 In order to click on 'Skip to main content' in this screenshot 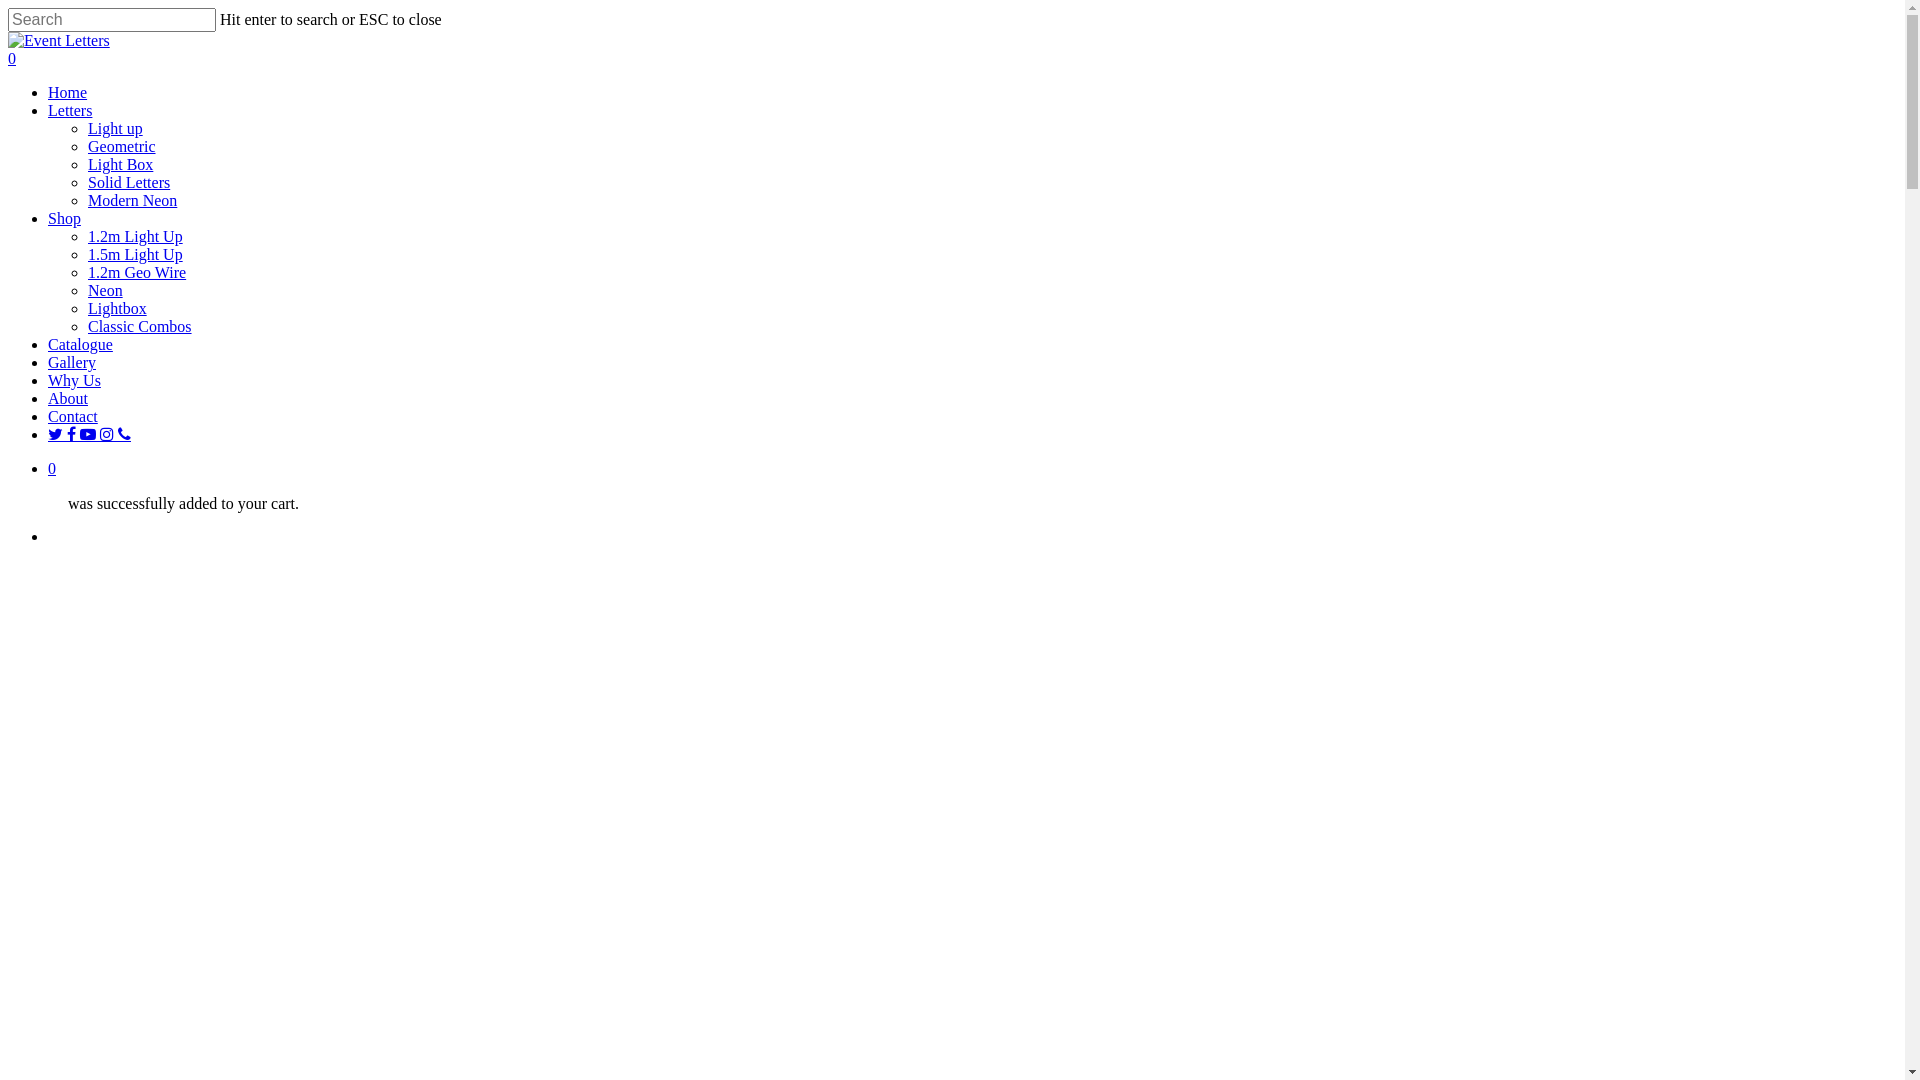, I will do `click(7, 7)`.